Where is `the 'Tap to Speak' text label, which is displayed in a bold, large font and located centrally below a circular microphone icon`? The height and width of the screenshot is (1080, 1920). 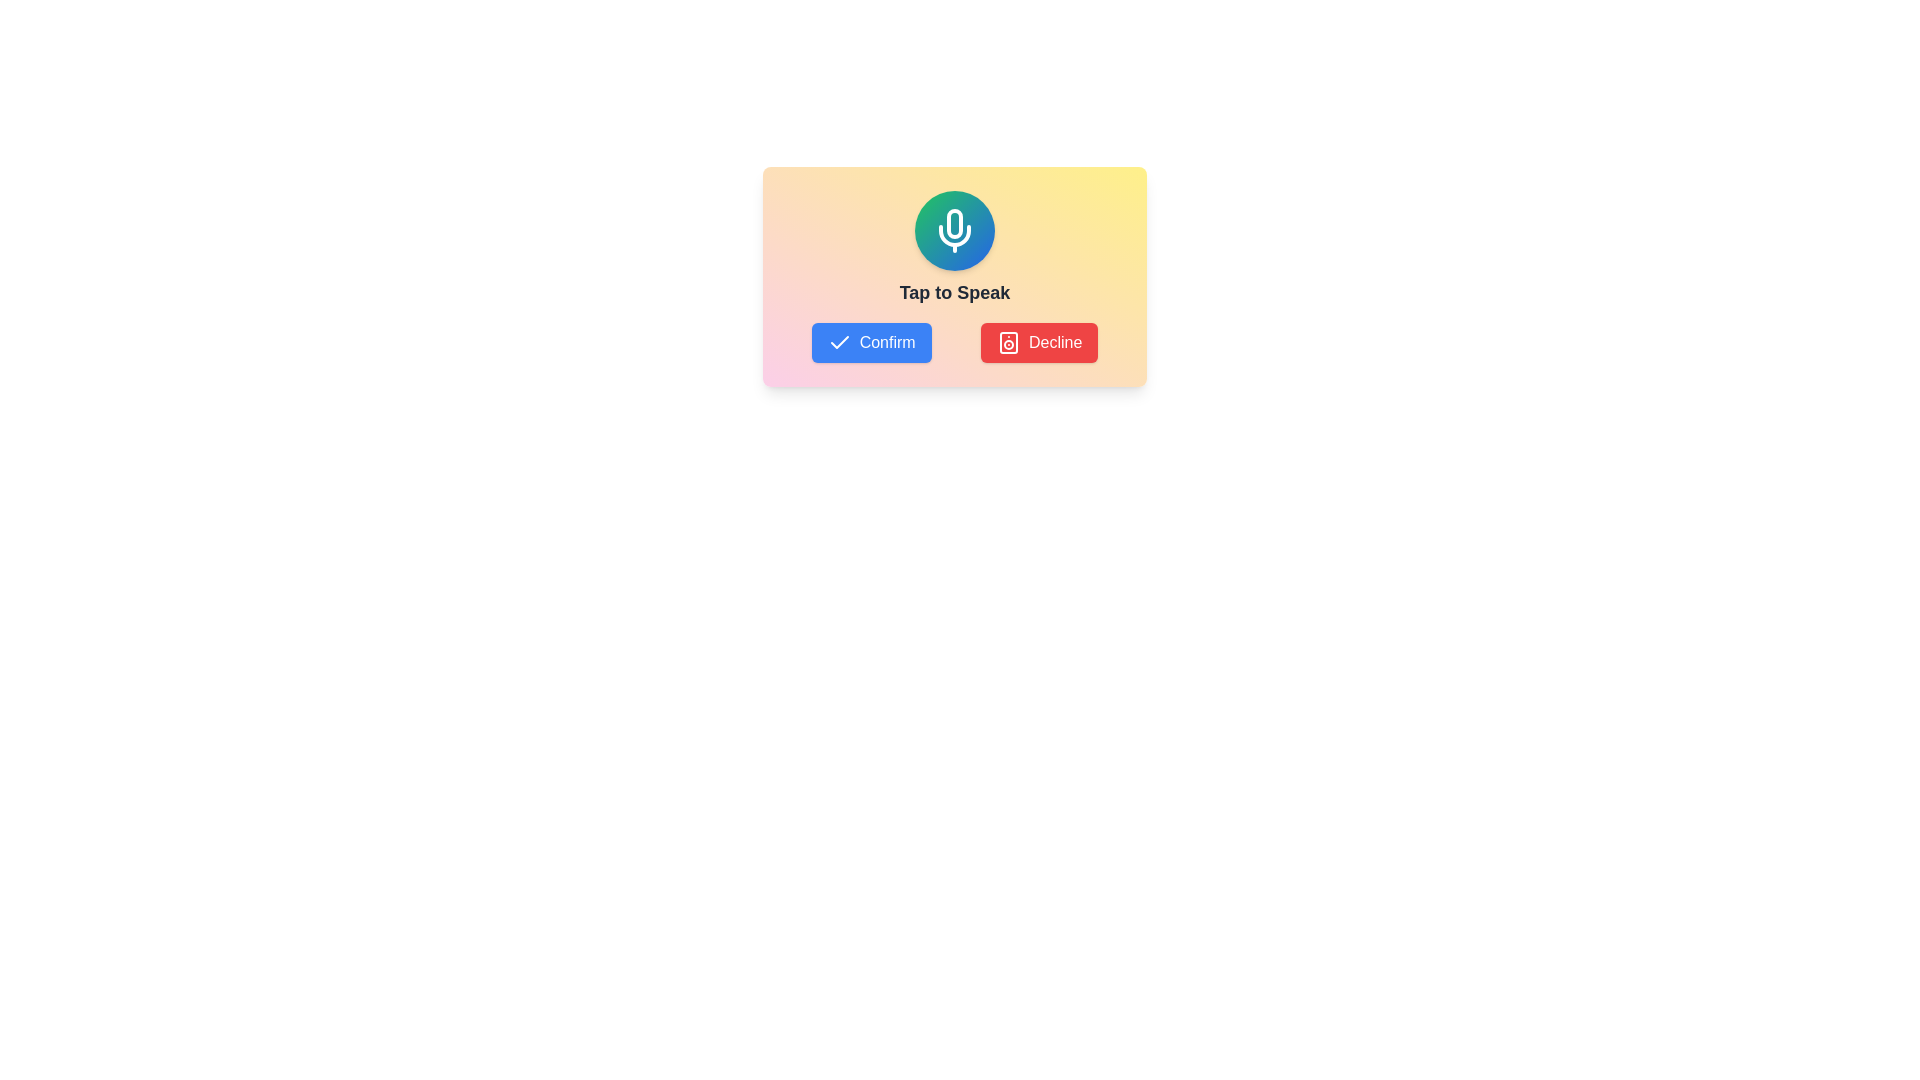 the 'Tap to Speak' text label, which is displayed in a bold, large font and located centrally below a circular microphone icon is located at coordinates (954, 293).